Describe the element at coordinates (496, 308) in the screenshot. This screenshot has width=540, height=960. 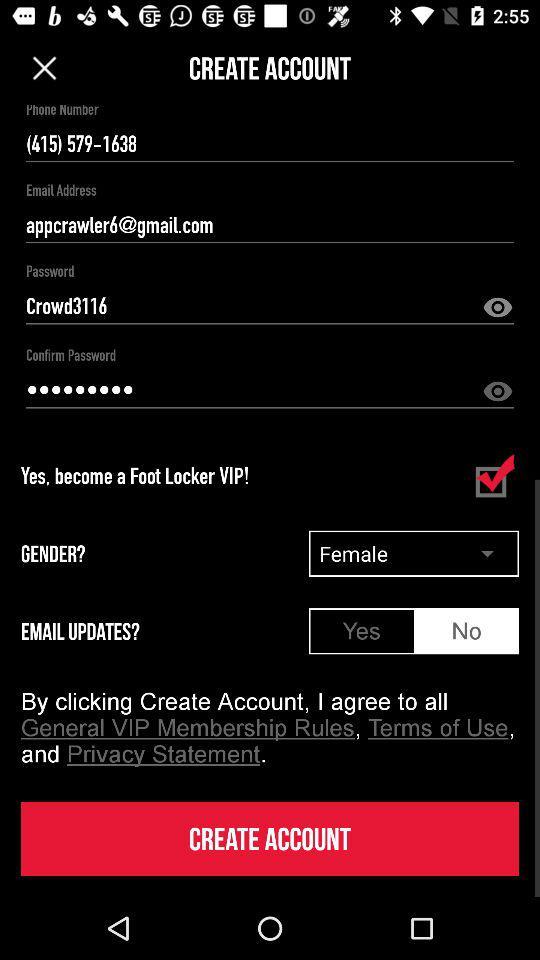
I see `hidden option` at that location.